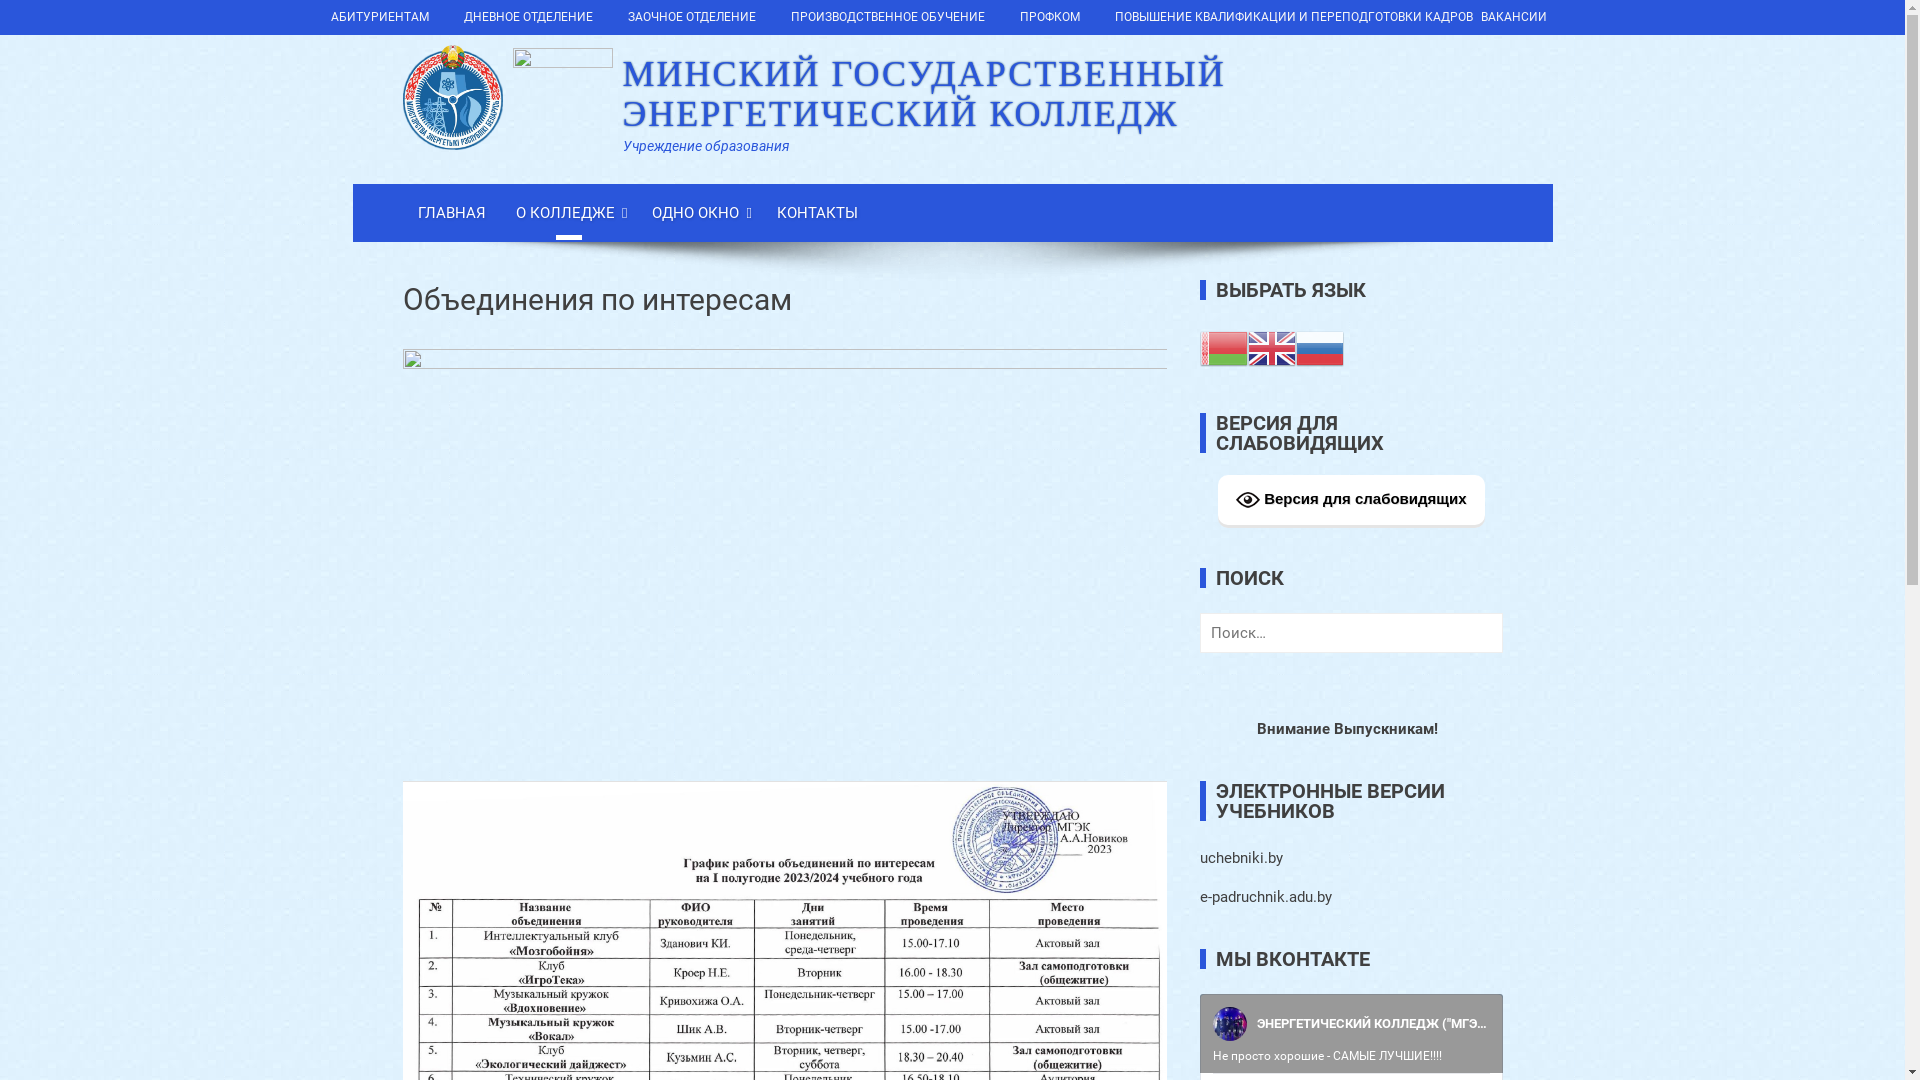 This screenshot has height=1080, width=1920. I want to click on 'Belarusian', so click(1223, 346).